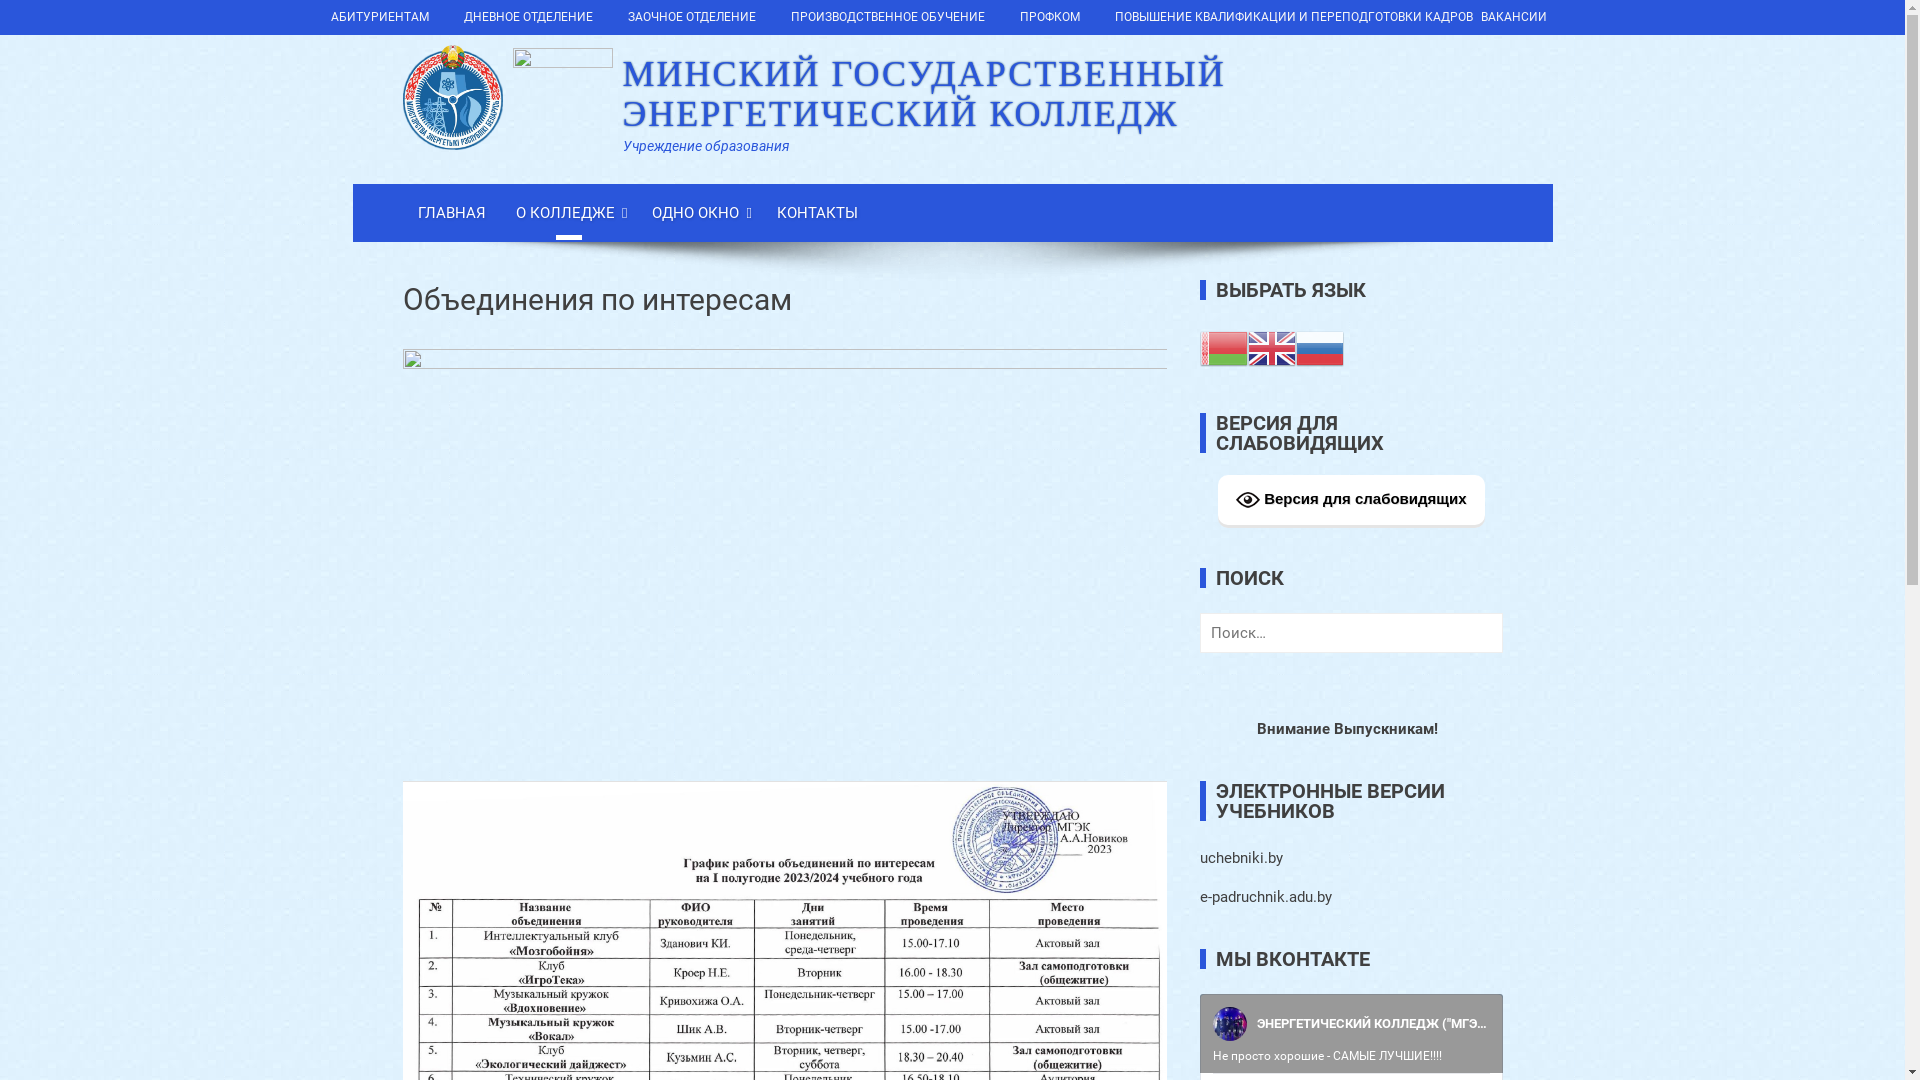 This screenshot has height=1080, width=1920. I want to click on 'Belarusian', so click(1223, 346).